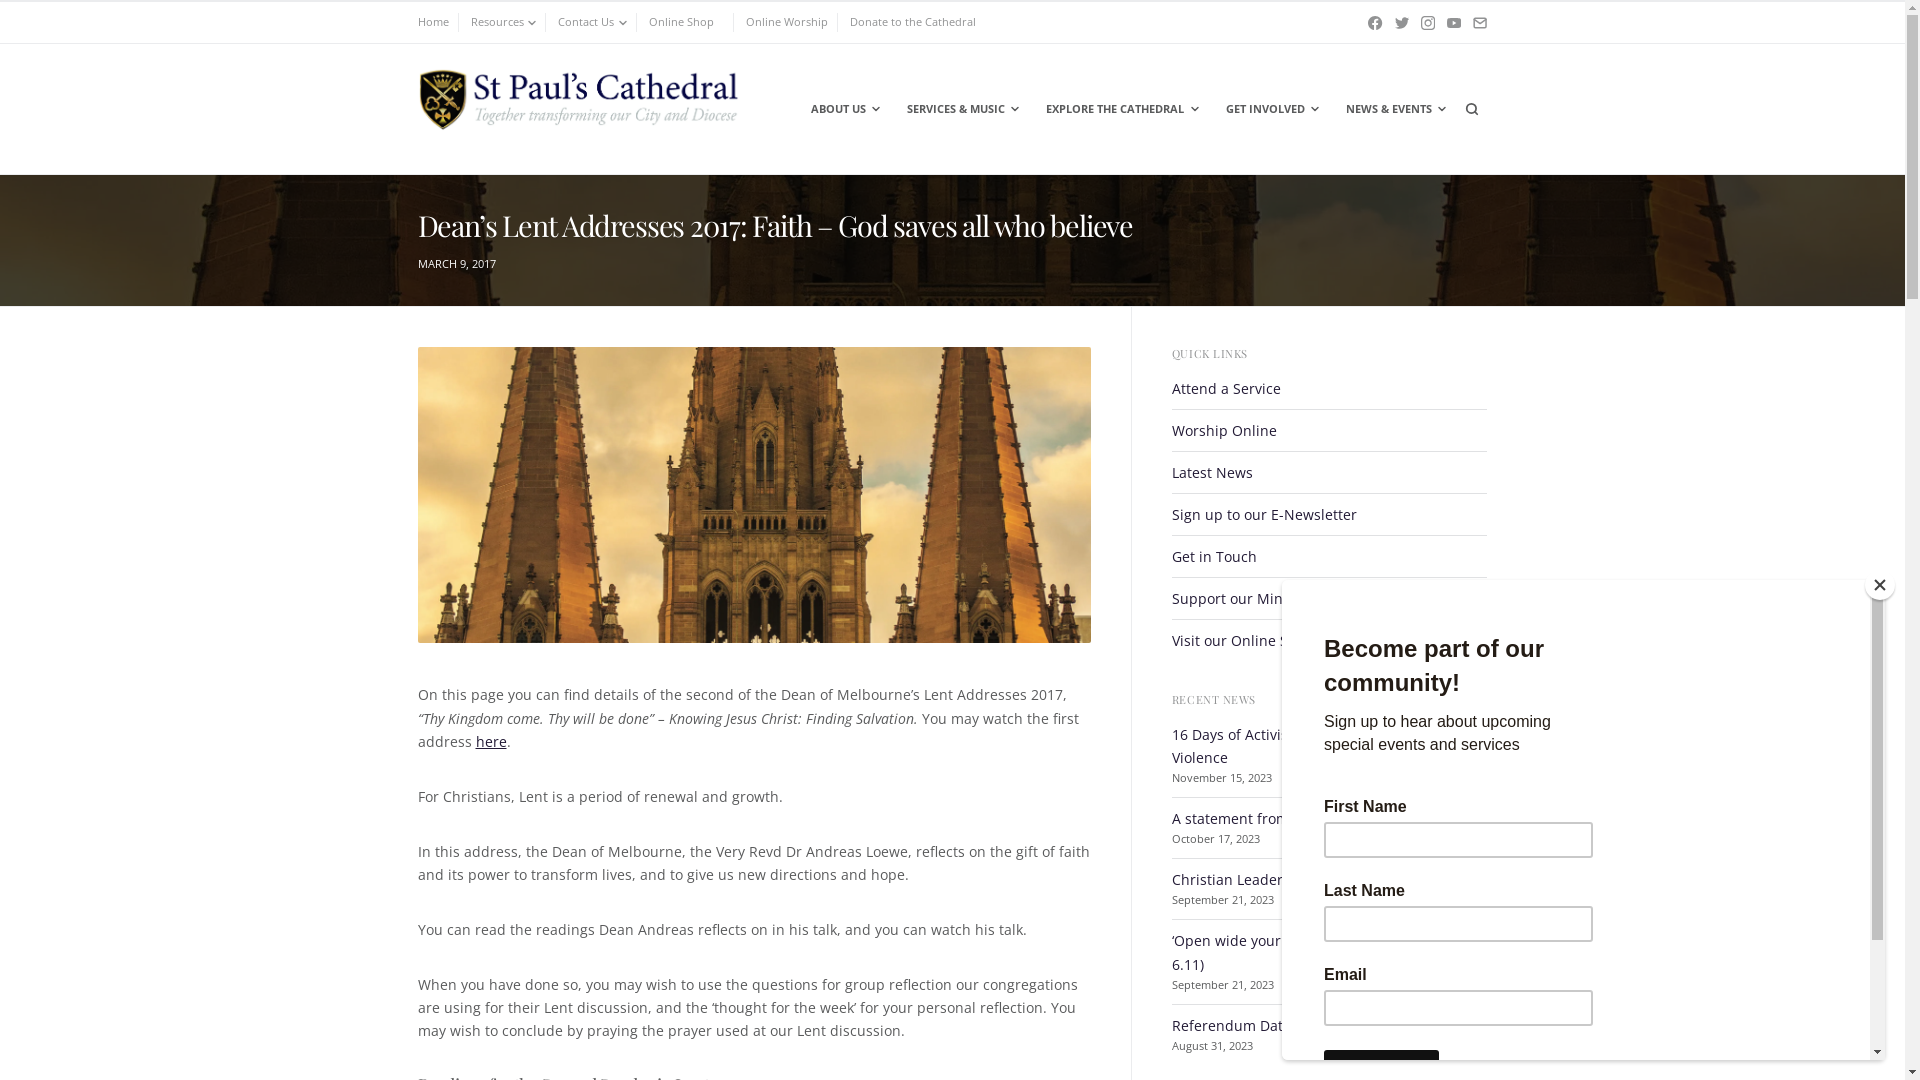 The width and height of the screenshot is (1920, 1080). I want to click on 'A statement from the Dean', so click(1261, 818).